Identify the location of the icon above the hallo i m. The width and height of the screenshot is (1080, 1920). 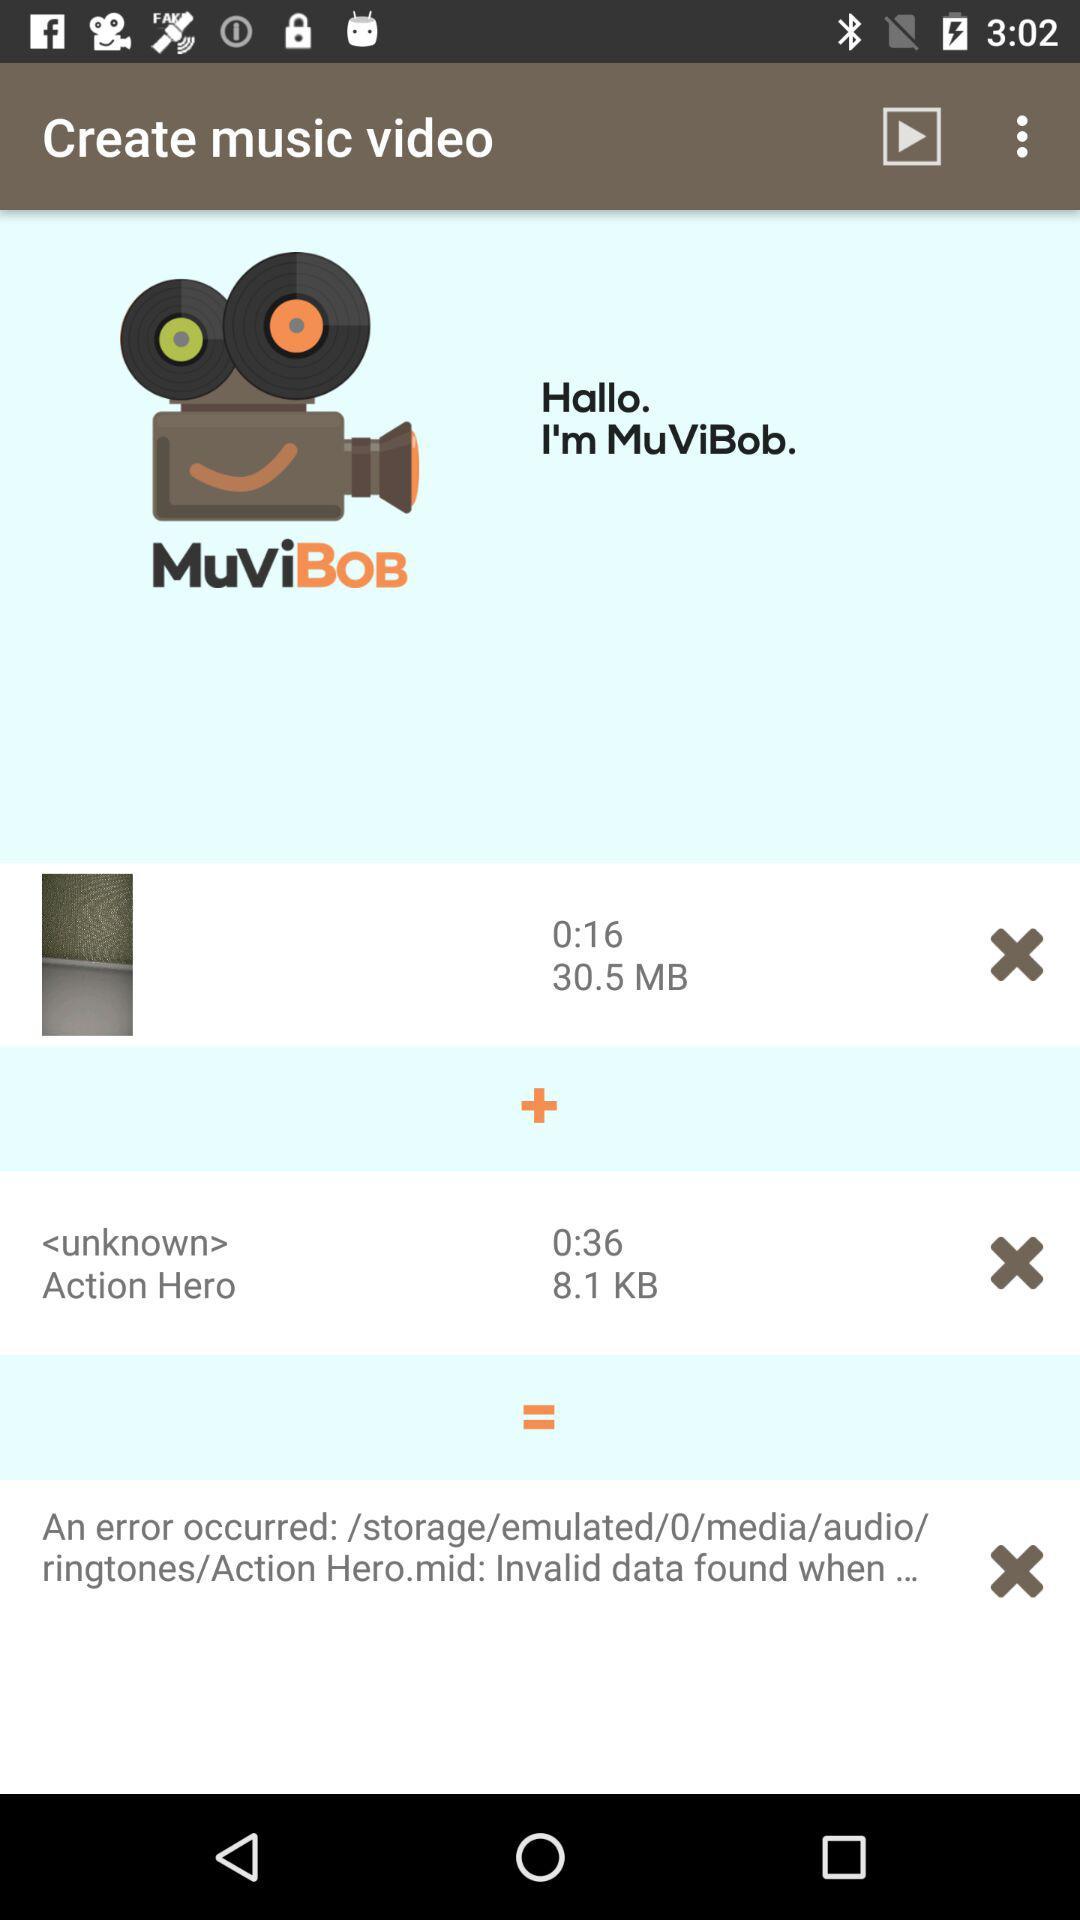
(911, 135).